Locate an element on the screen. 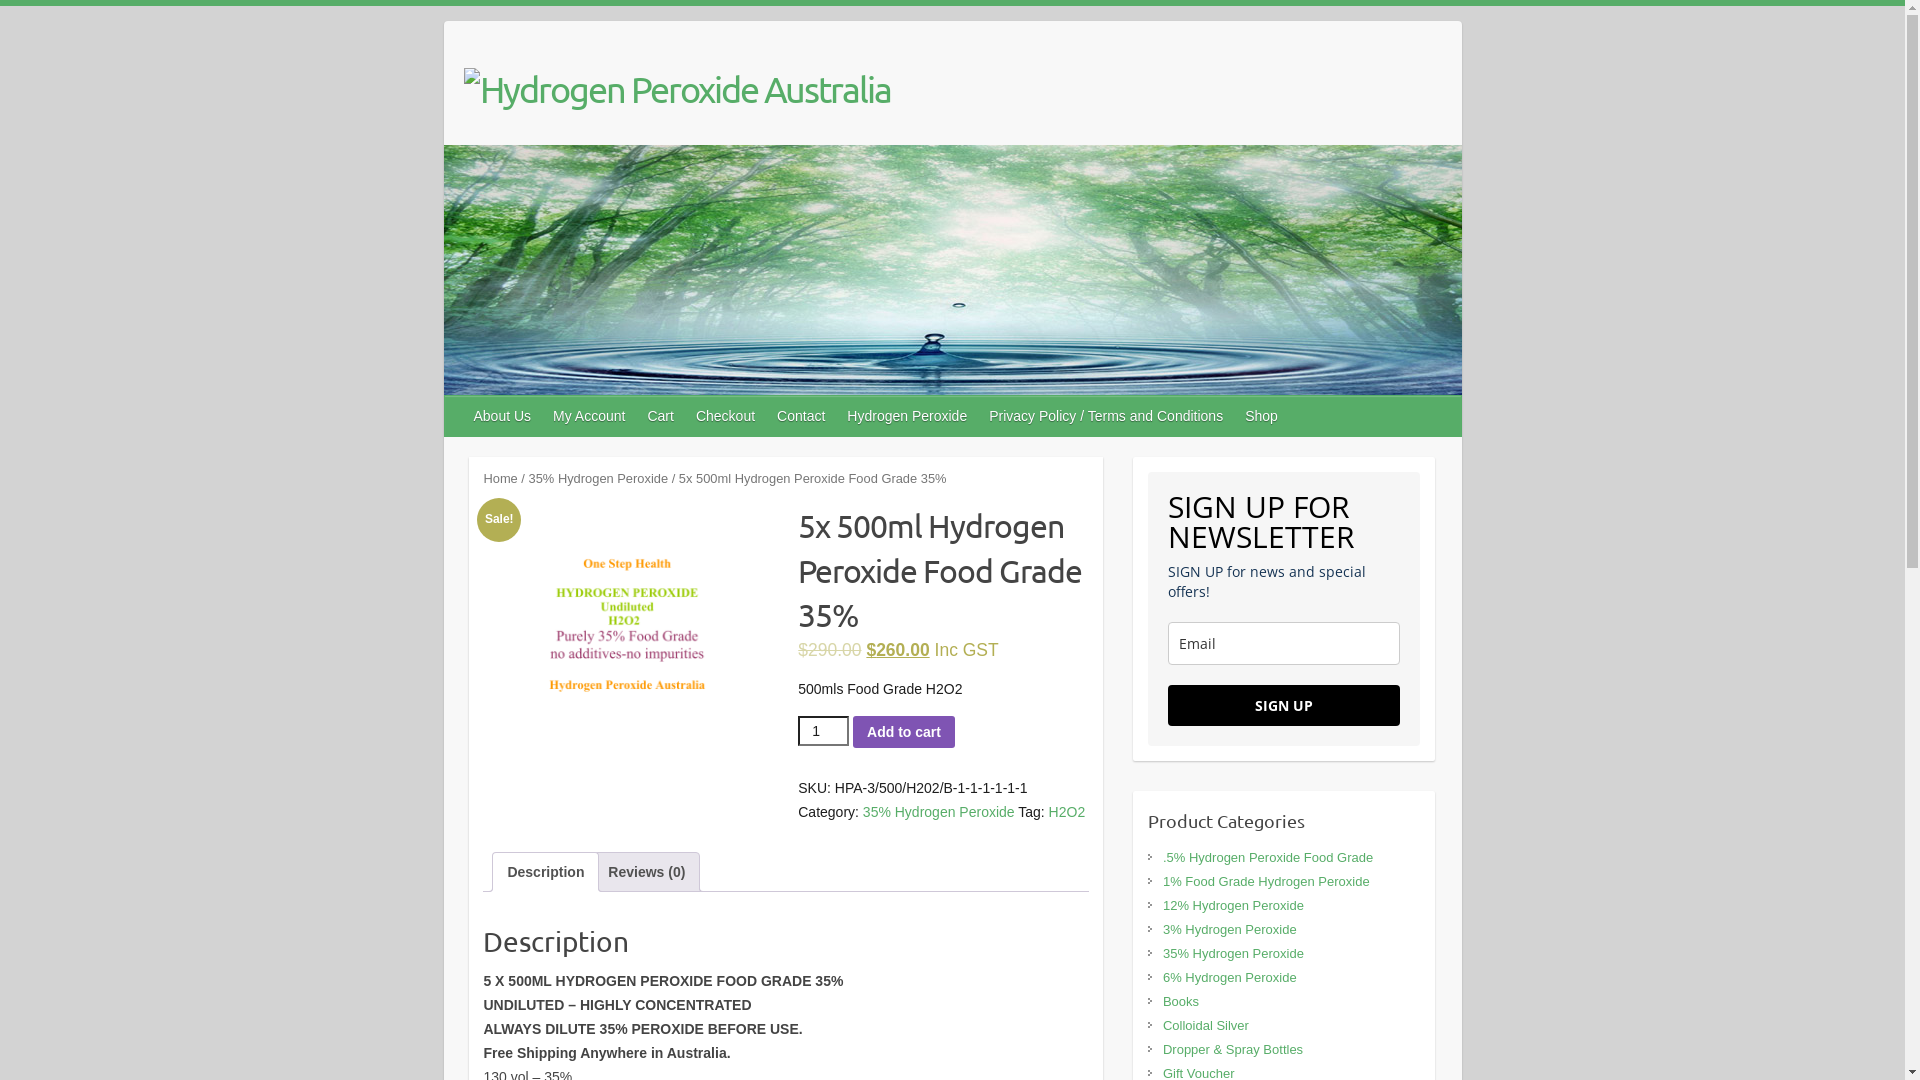 This screenshot has height=1080, width=1920. '.5% Hydrogen Peroxide Food Grade' is located at coordinates (1162, 856).